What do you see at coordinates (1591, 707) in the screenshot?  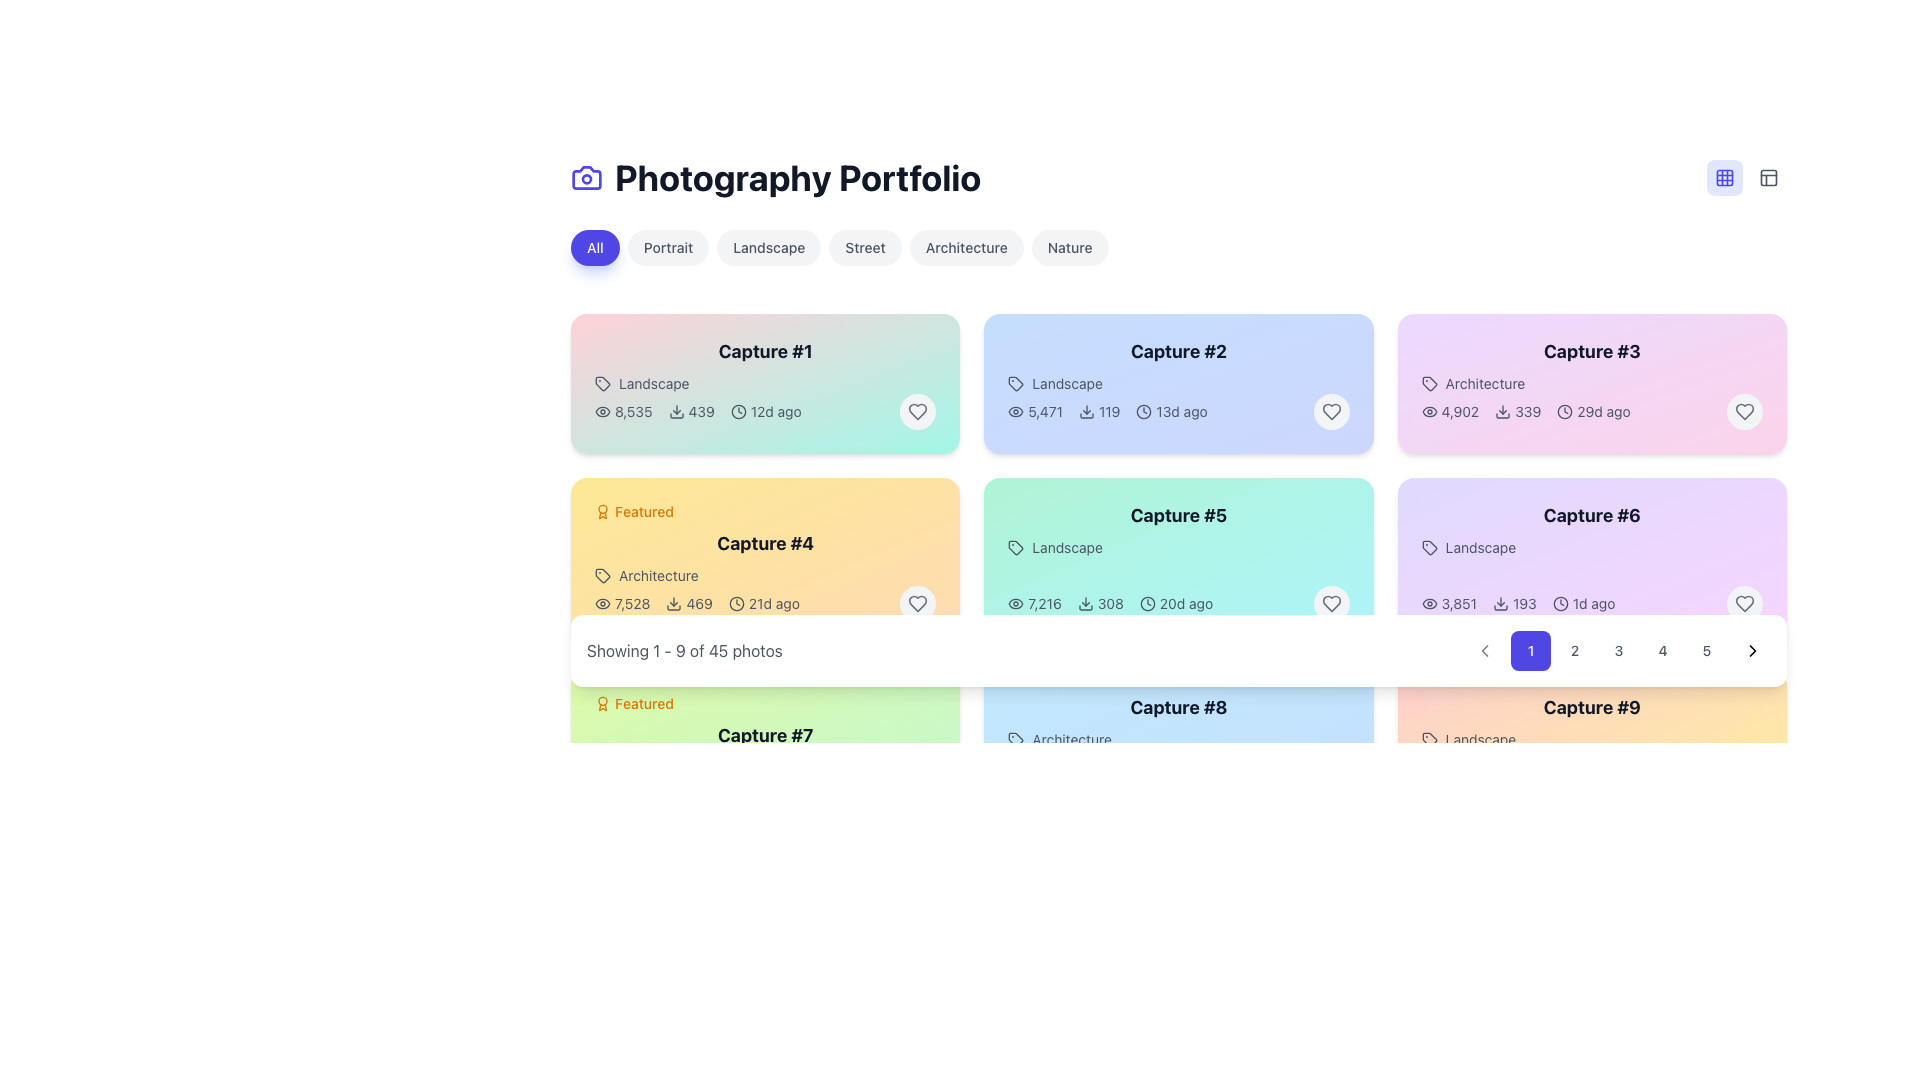 I see `the bold text label reading 'Capture #9' located at the top section of a yellow-orange card in the bottom-right corner of the grid layout` at bounding box center [1591, 707].